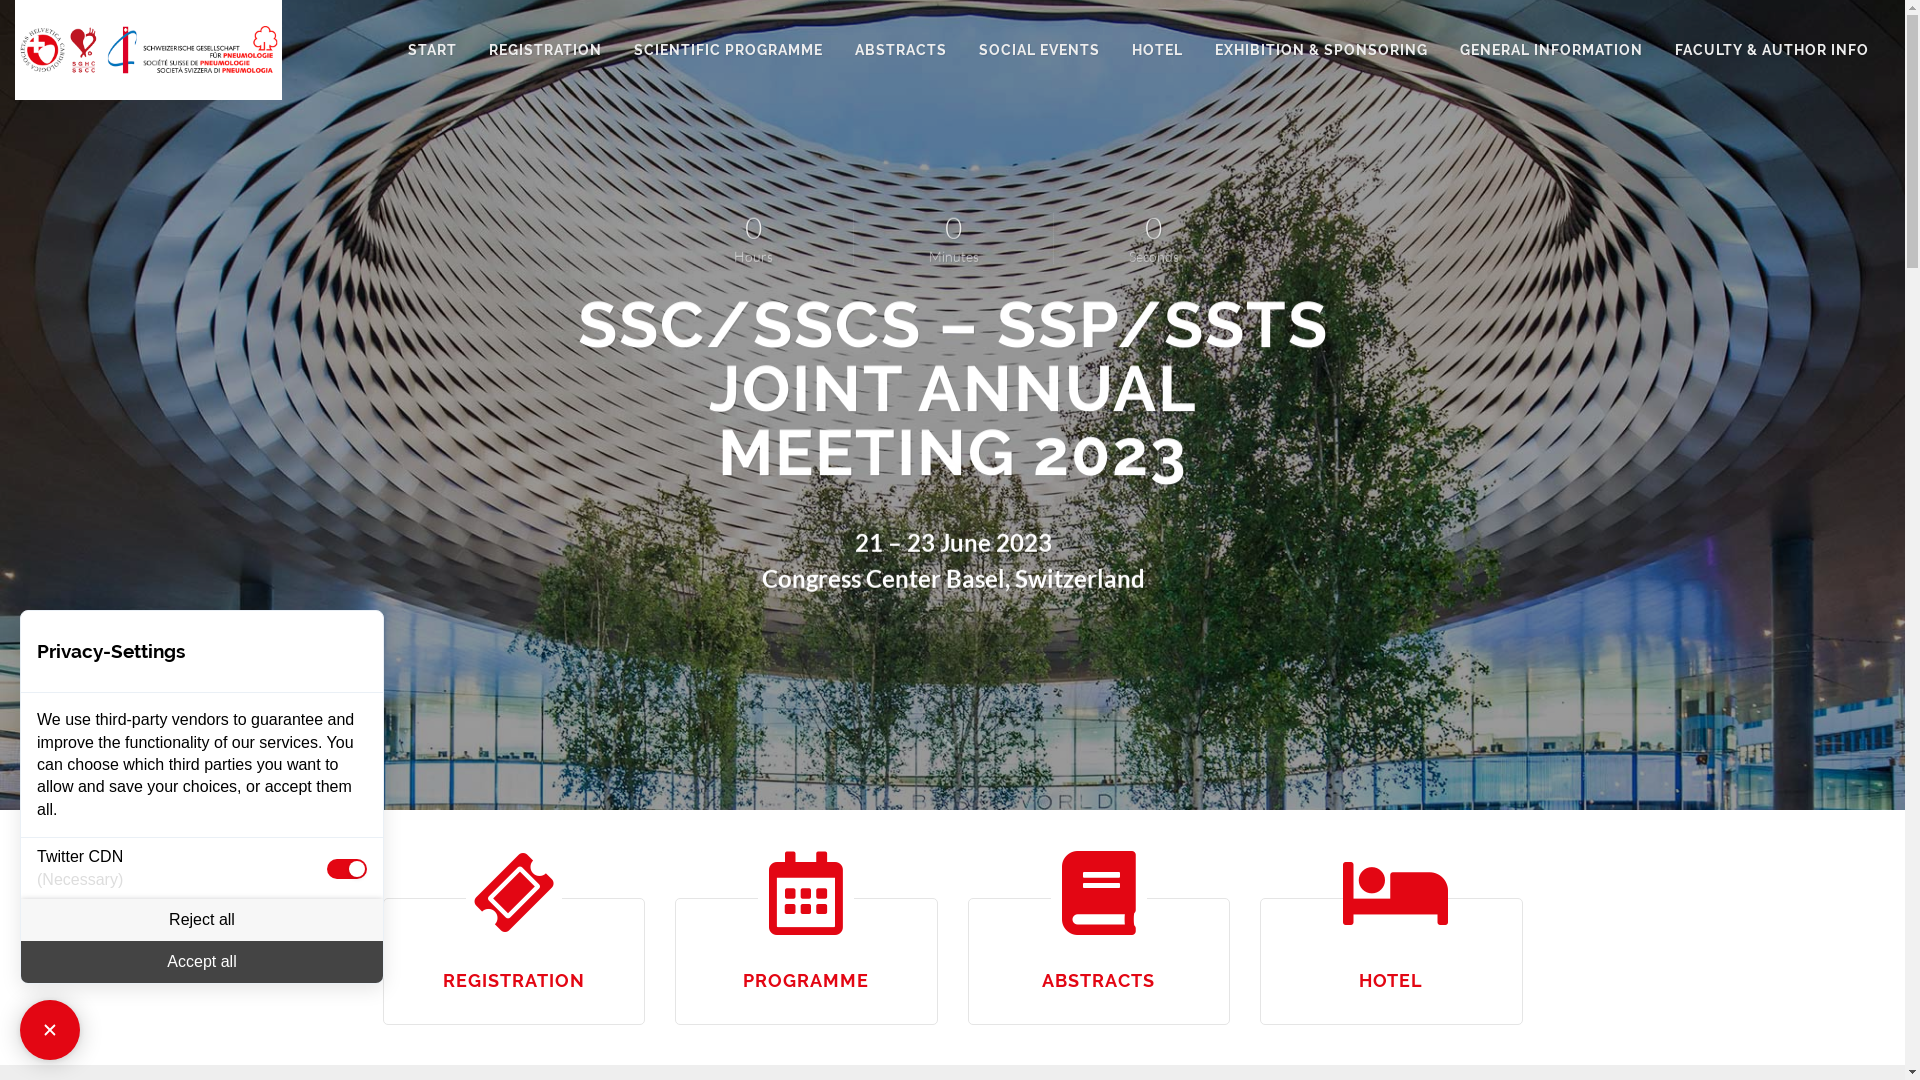 This screenshot has height=1080, width=1920. I want to click on 'ABSTRACTS', so click(900, 49).